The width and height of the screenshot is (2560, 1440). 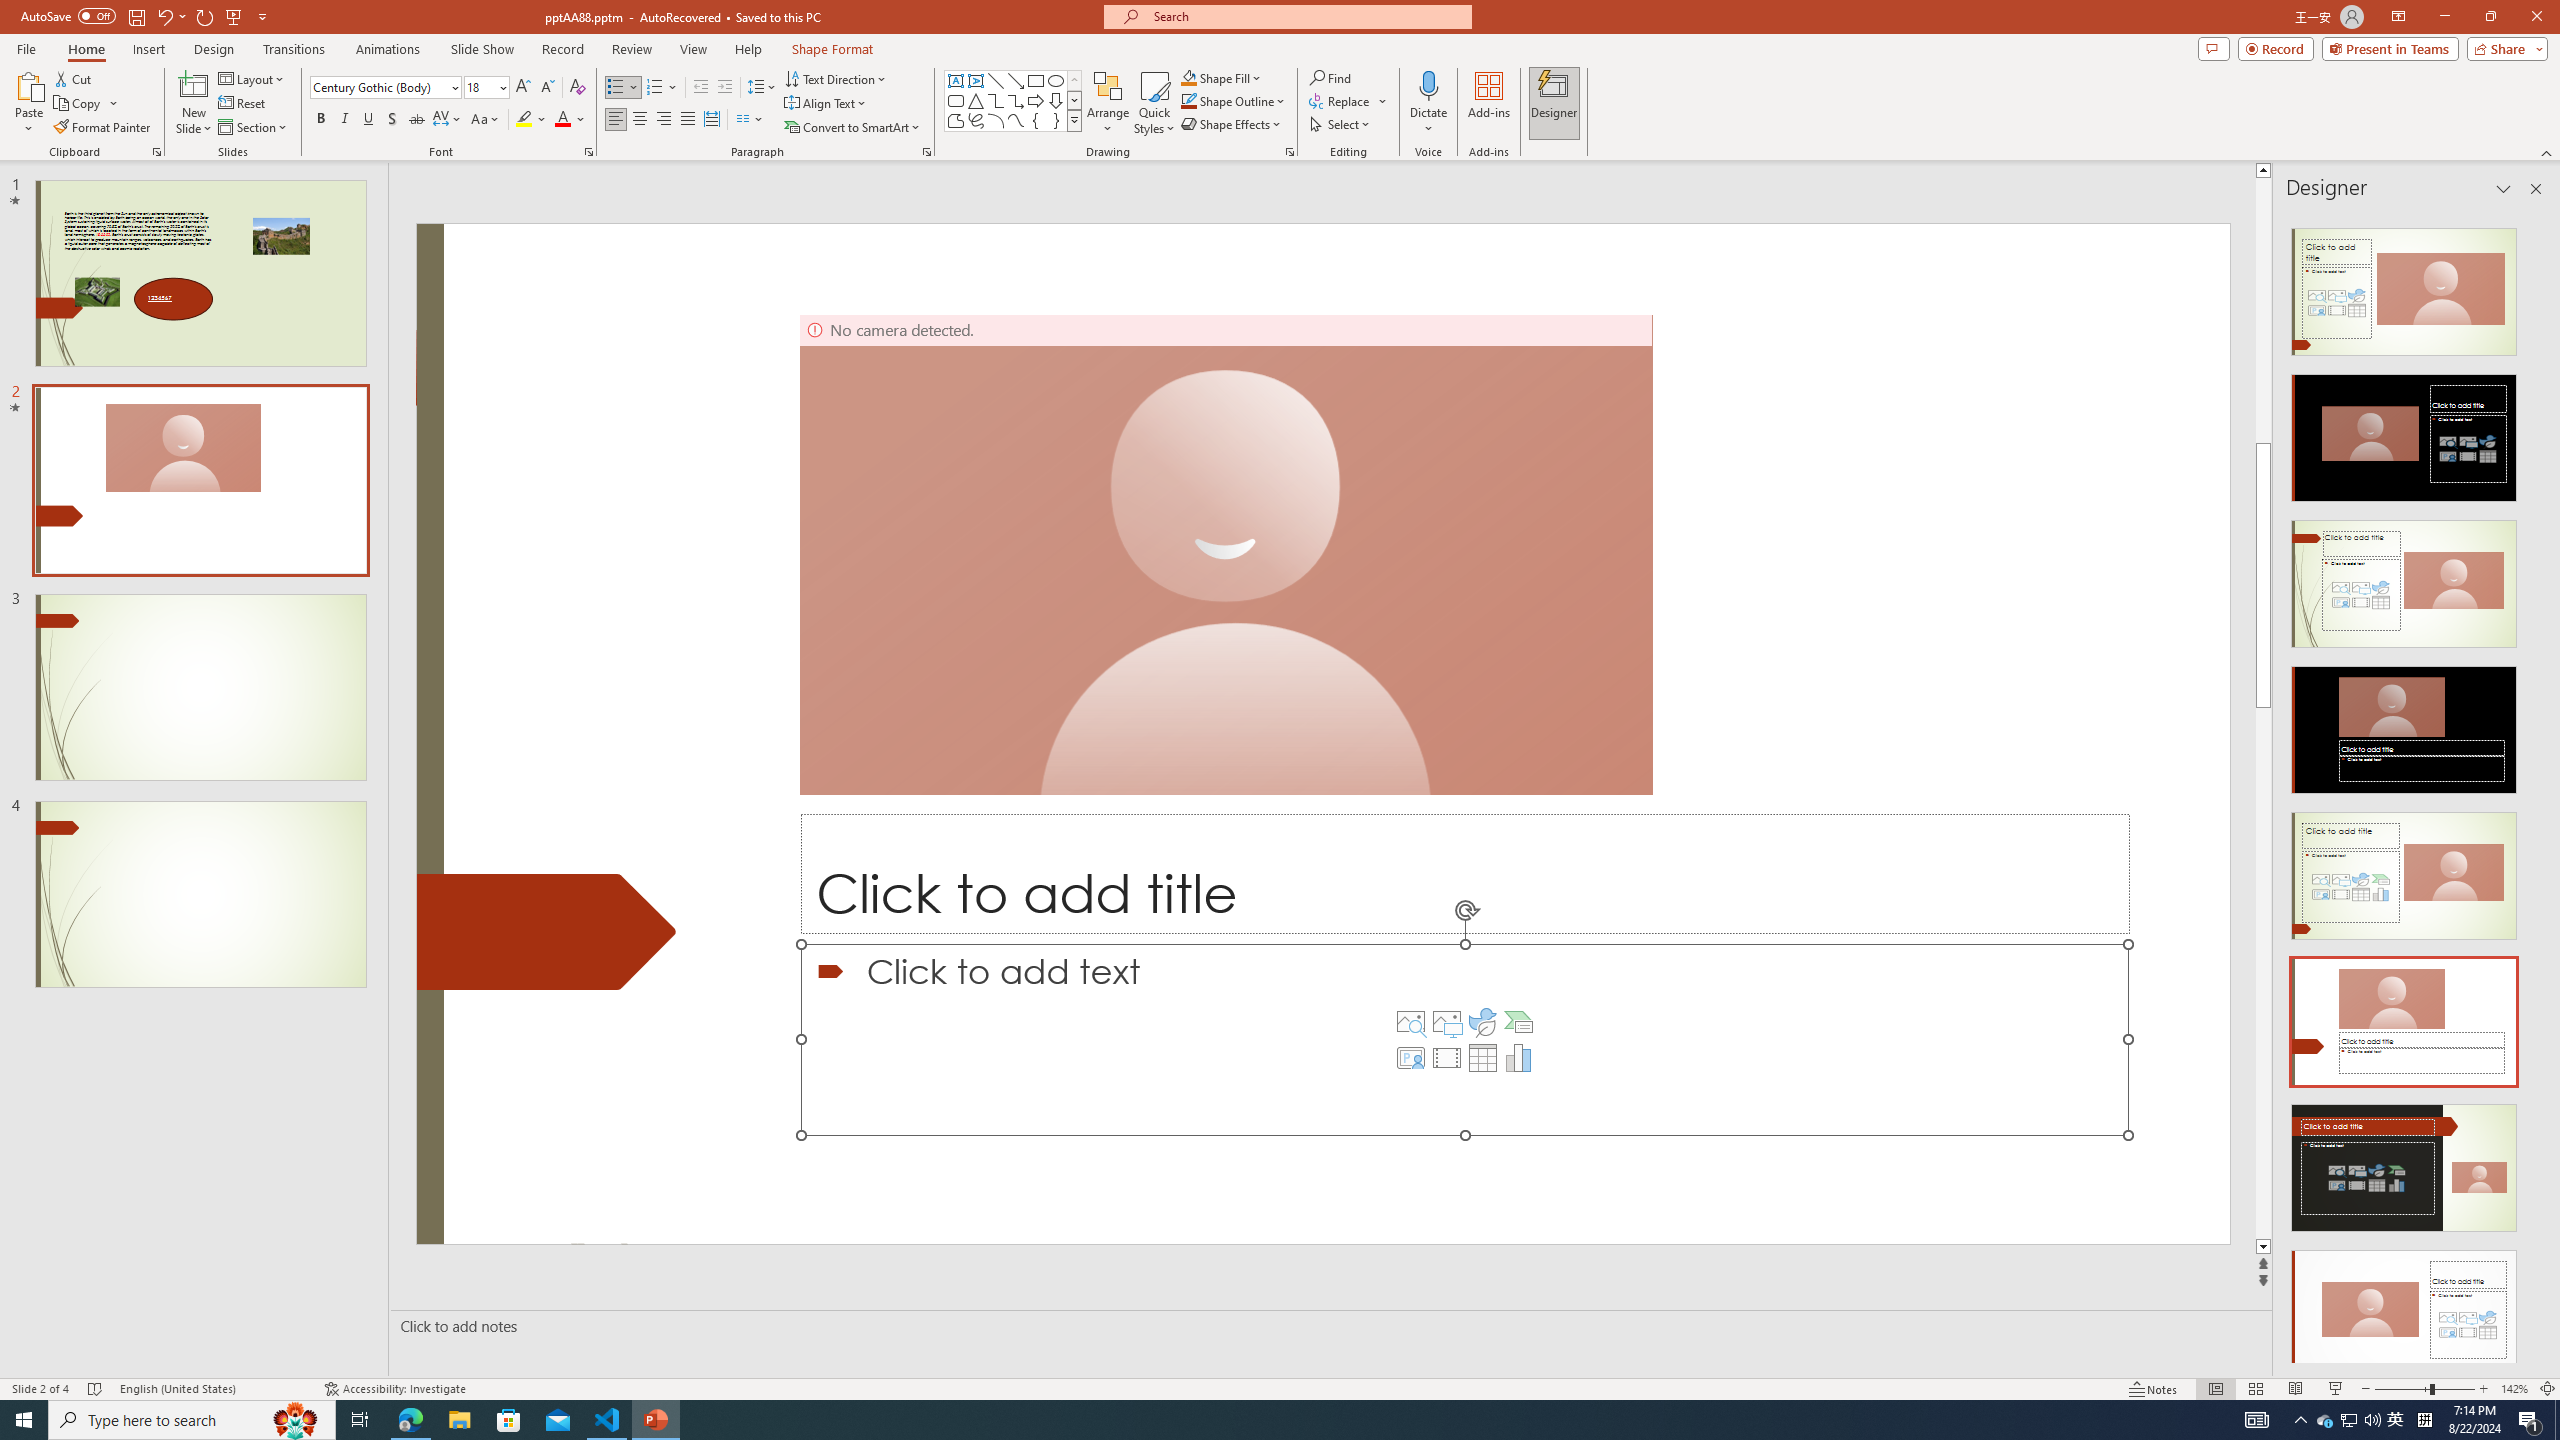 I want to click on 'Camera 7, No camera detected.', so click(x=1226, y=554).